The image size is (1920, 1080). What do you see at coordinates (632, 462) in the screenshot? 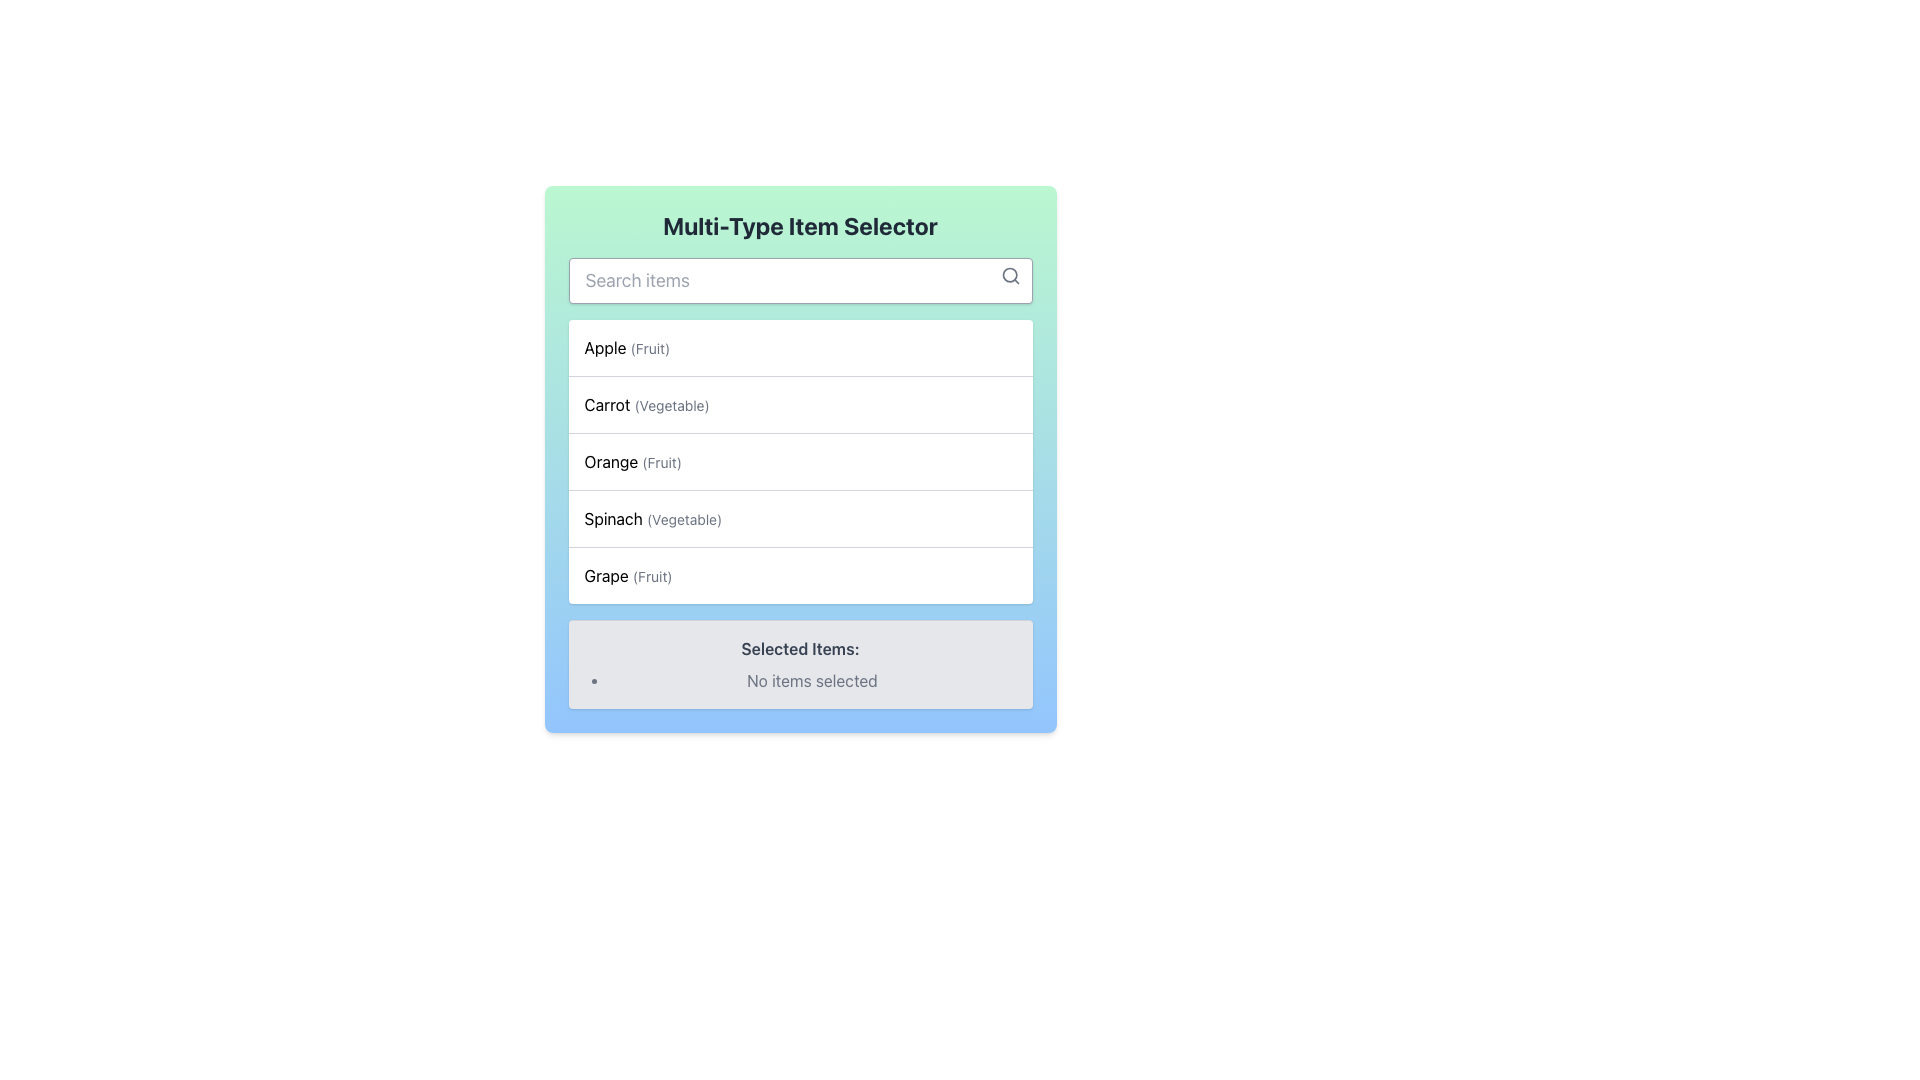
I see `the List Item Text that identifies 'Orange' in the multitype selector, which is the third item in a vertical list between 'Carrot (Vegetable)' and 'Spinach (Vegetable).'` at bounding box center [632, 462].